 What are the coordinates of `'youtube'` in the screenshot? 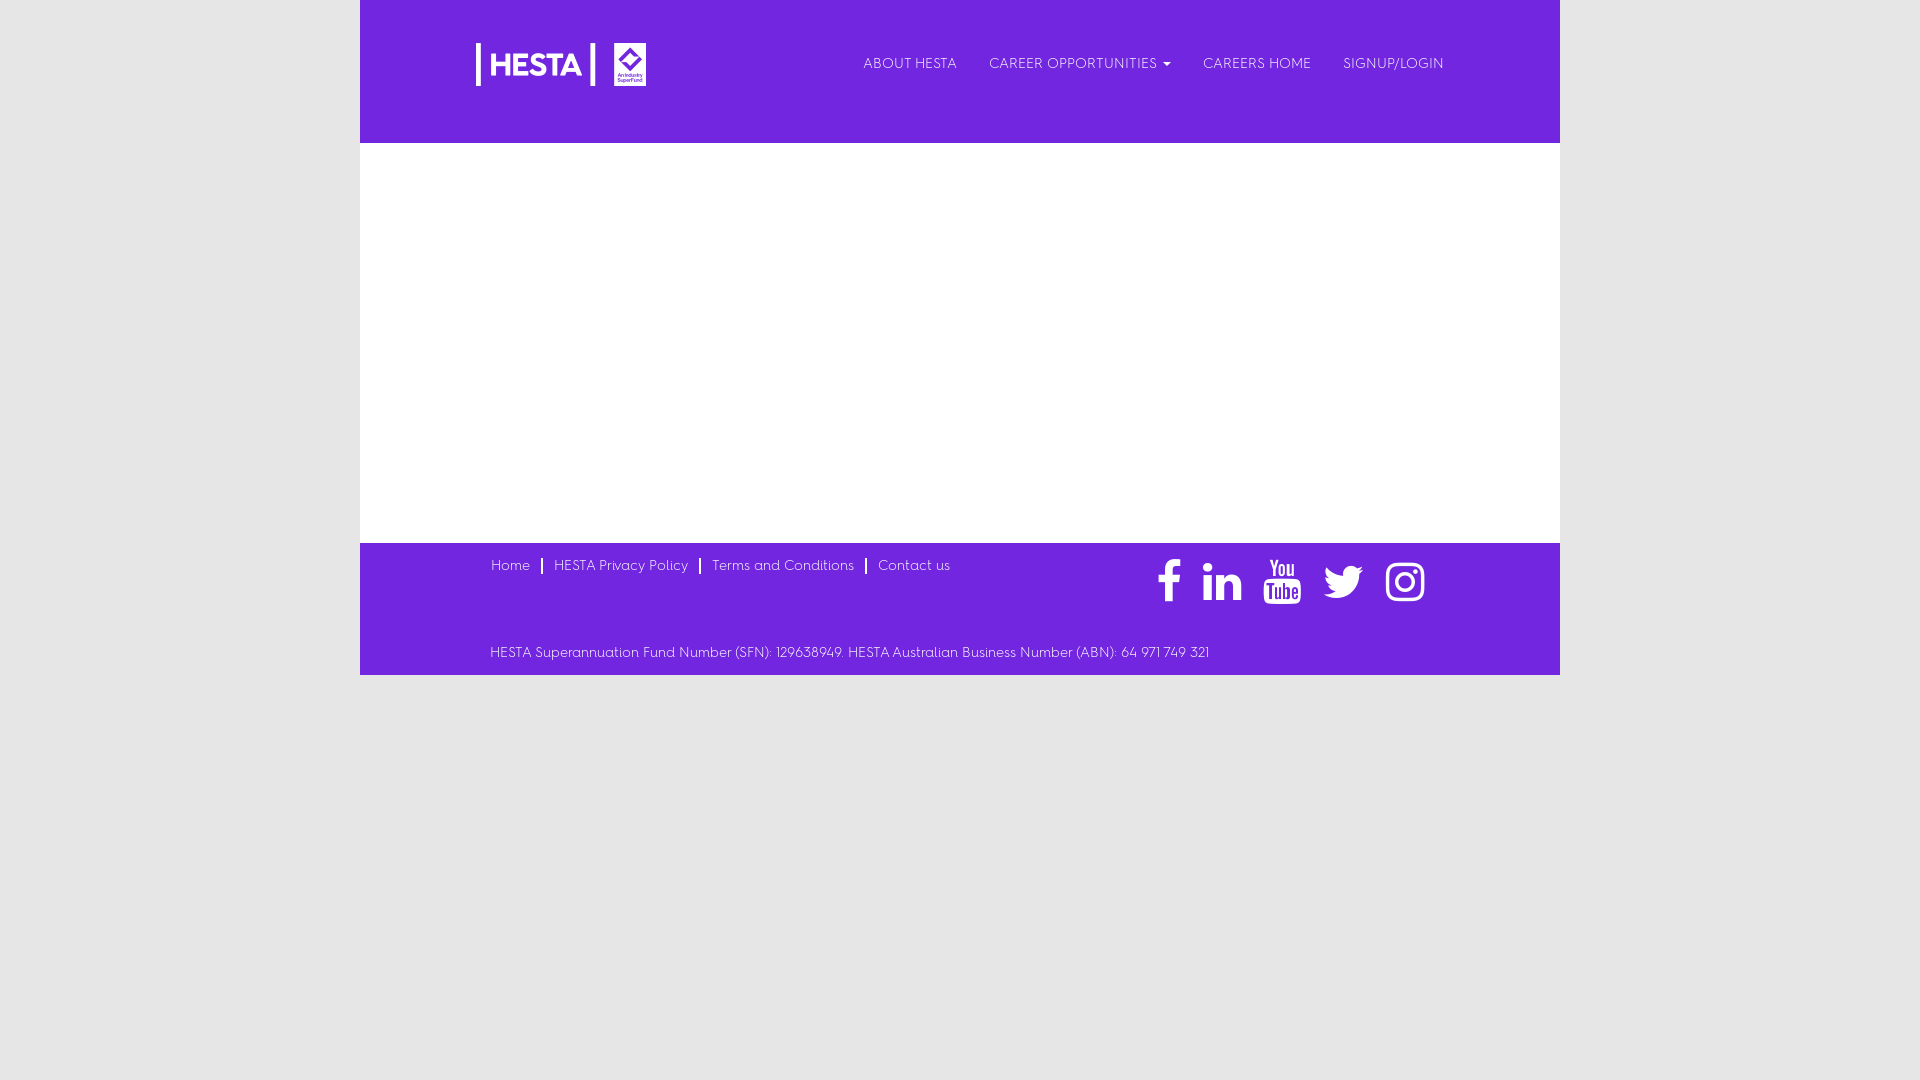 It's located at (1282, 582).